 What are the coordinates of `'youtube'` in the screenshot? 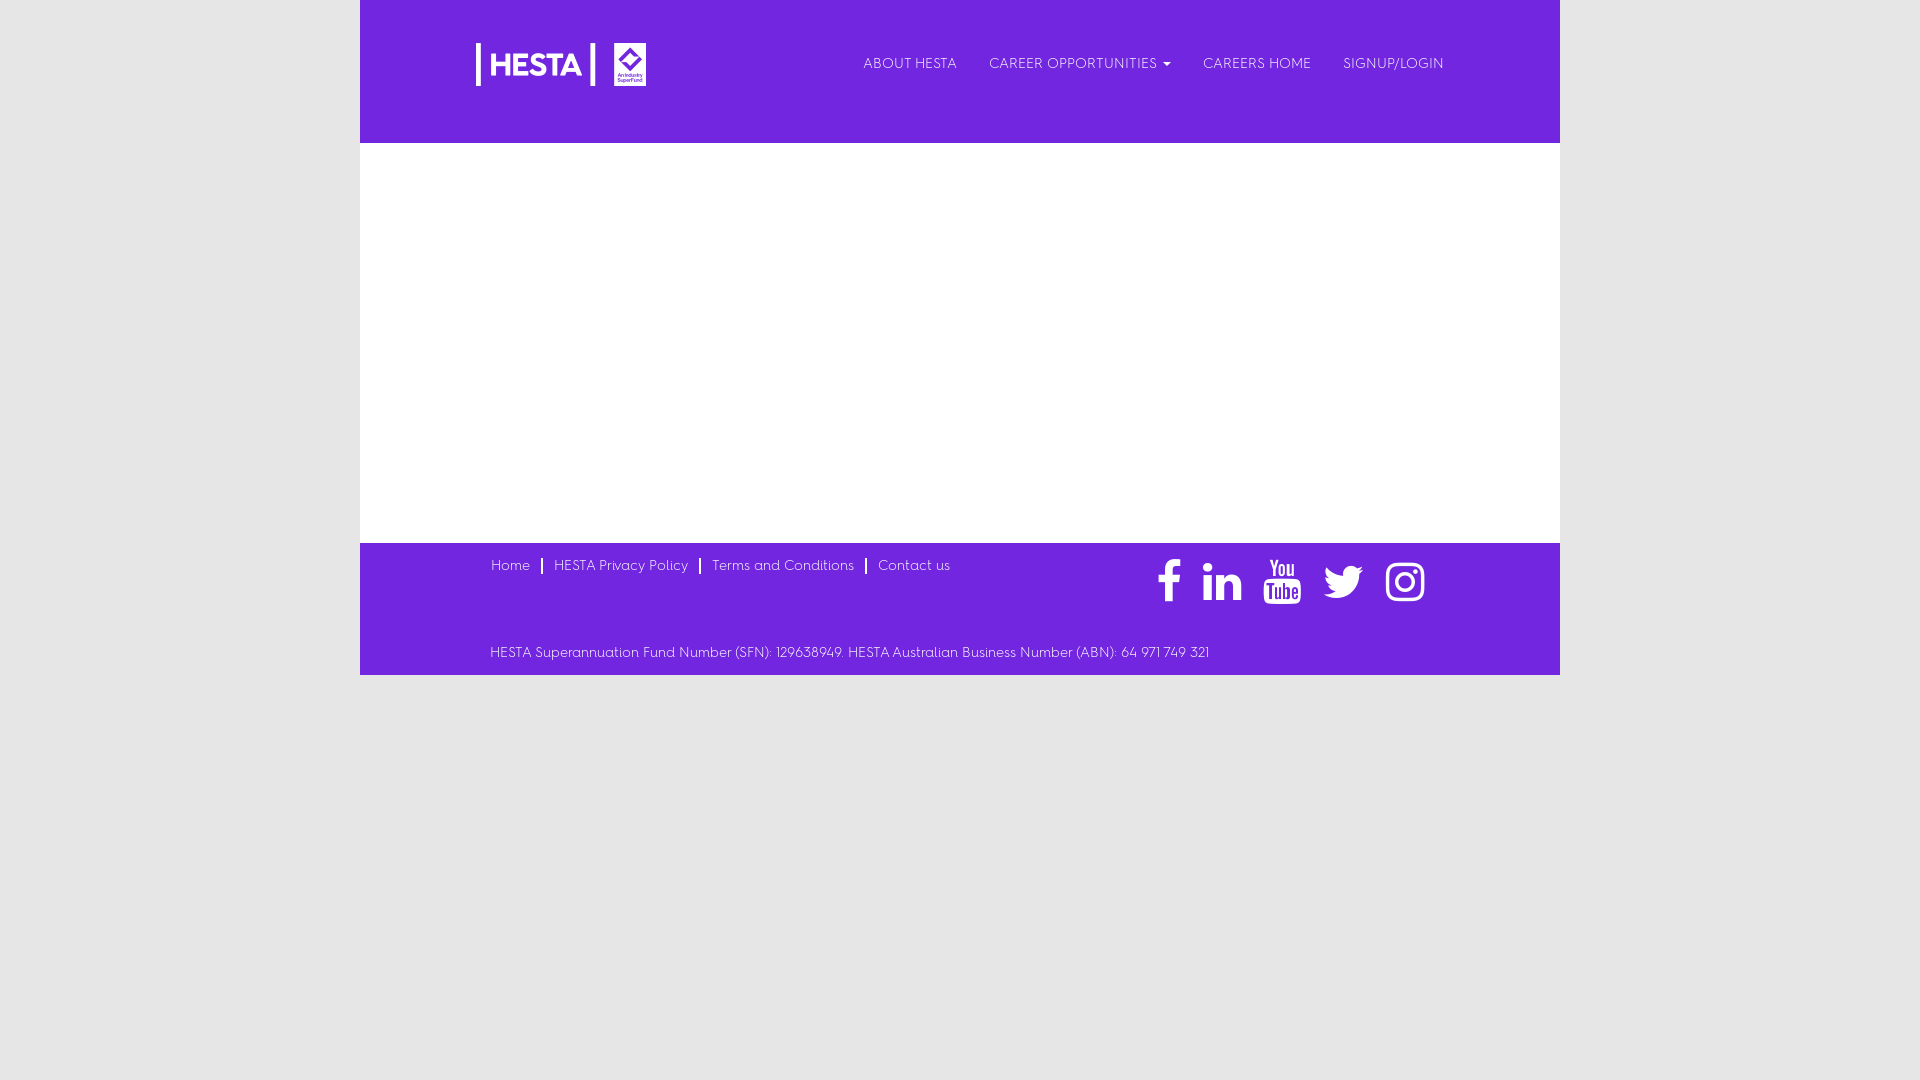 It's located at (1282, 582).